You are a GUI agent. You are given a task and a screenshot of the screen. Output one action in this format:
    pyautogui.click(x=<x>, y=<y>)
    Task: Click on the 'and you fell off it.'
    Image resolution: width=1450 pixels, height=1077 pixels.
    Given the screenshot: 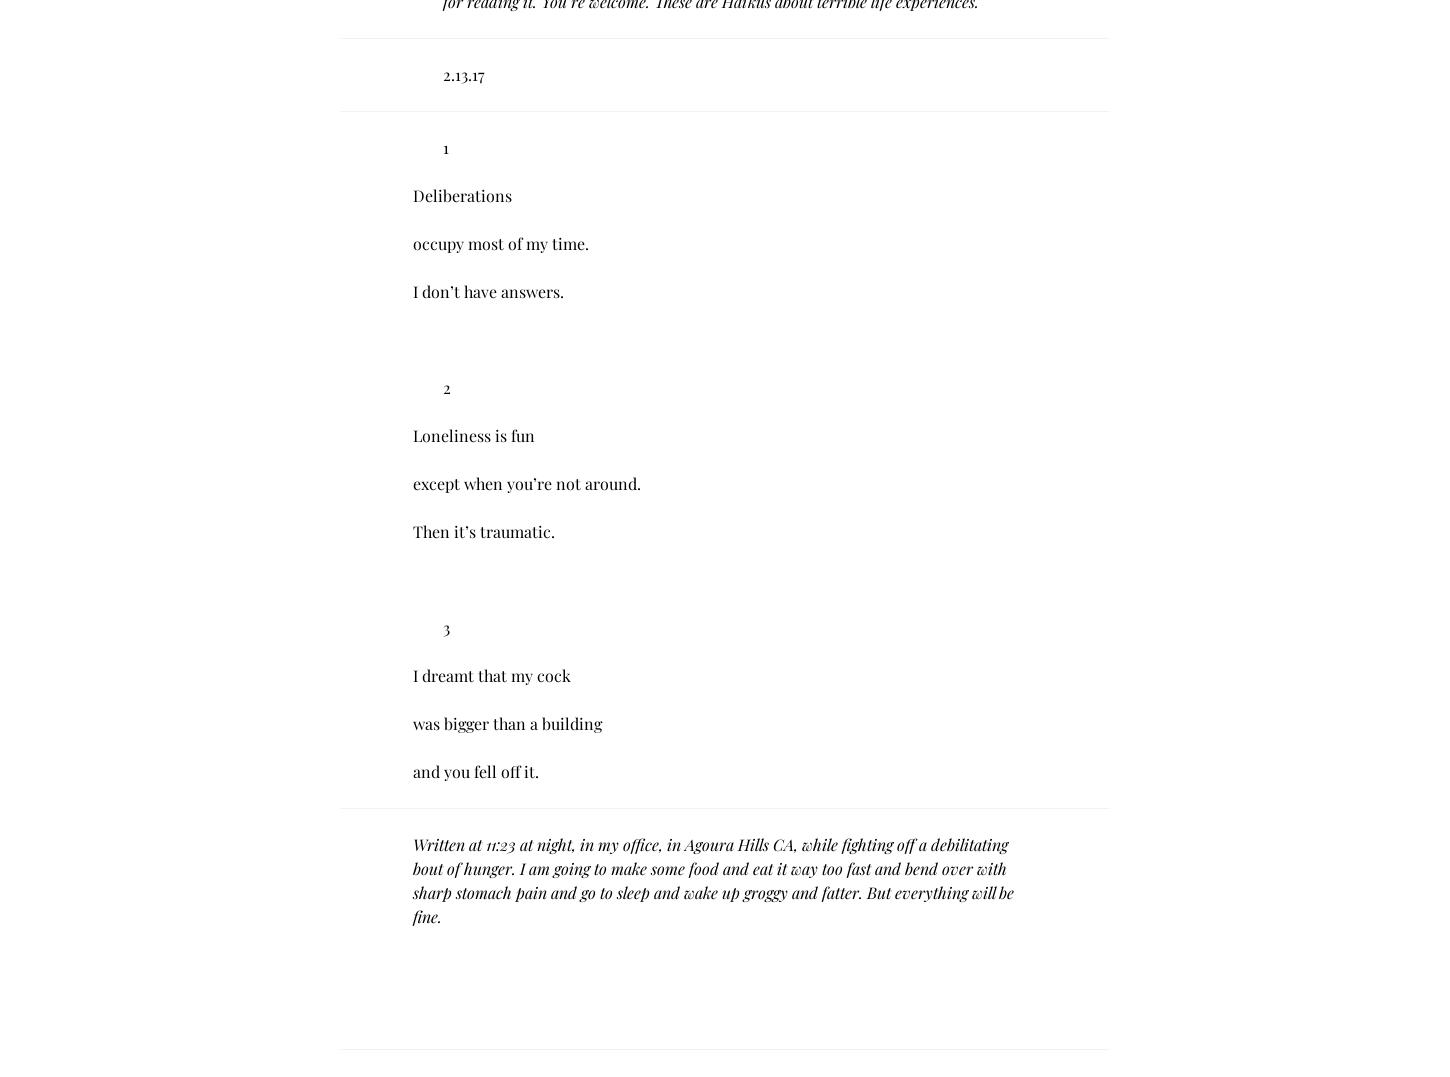 What is the action you would take?
    pyautogui.click(x=475, y=770)
    